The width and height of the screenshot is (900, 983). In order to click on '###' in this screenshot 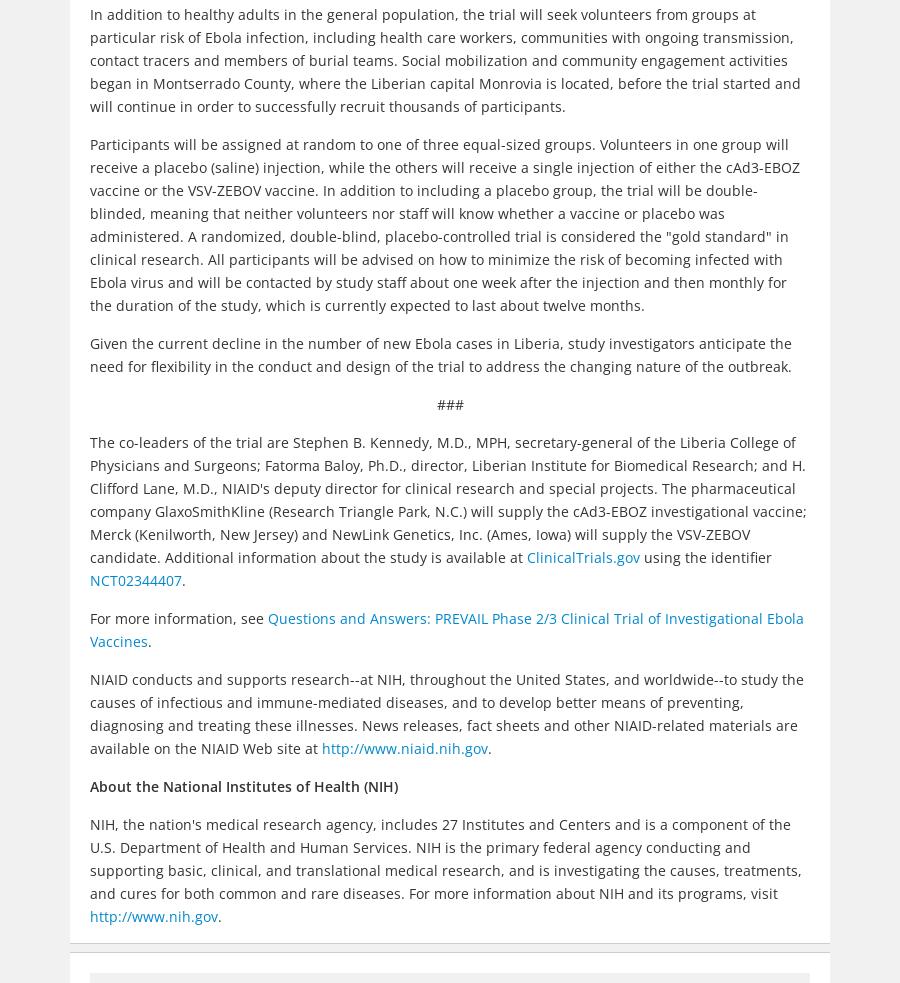, I will do `click(449, 403)`.